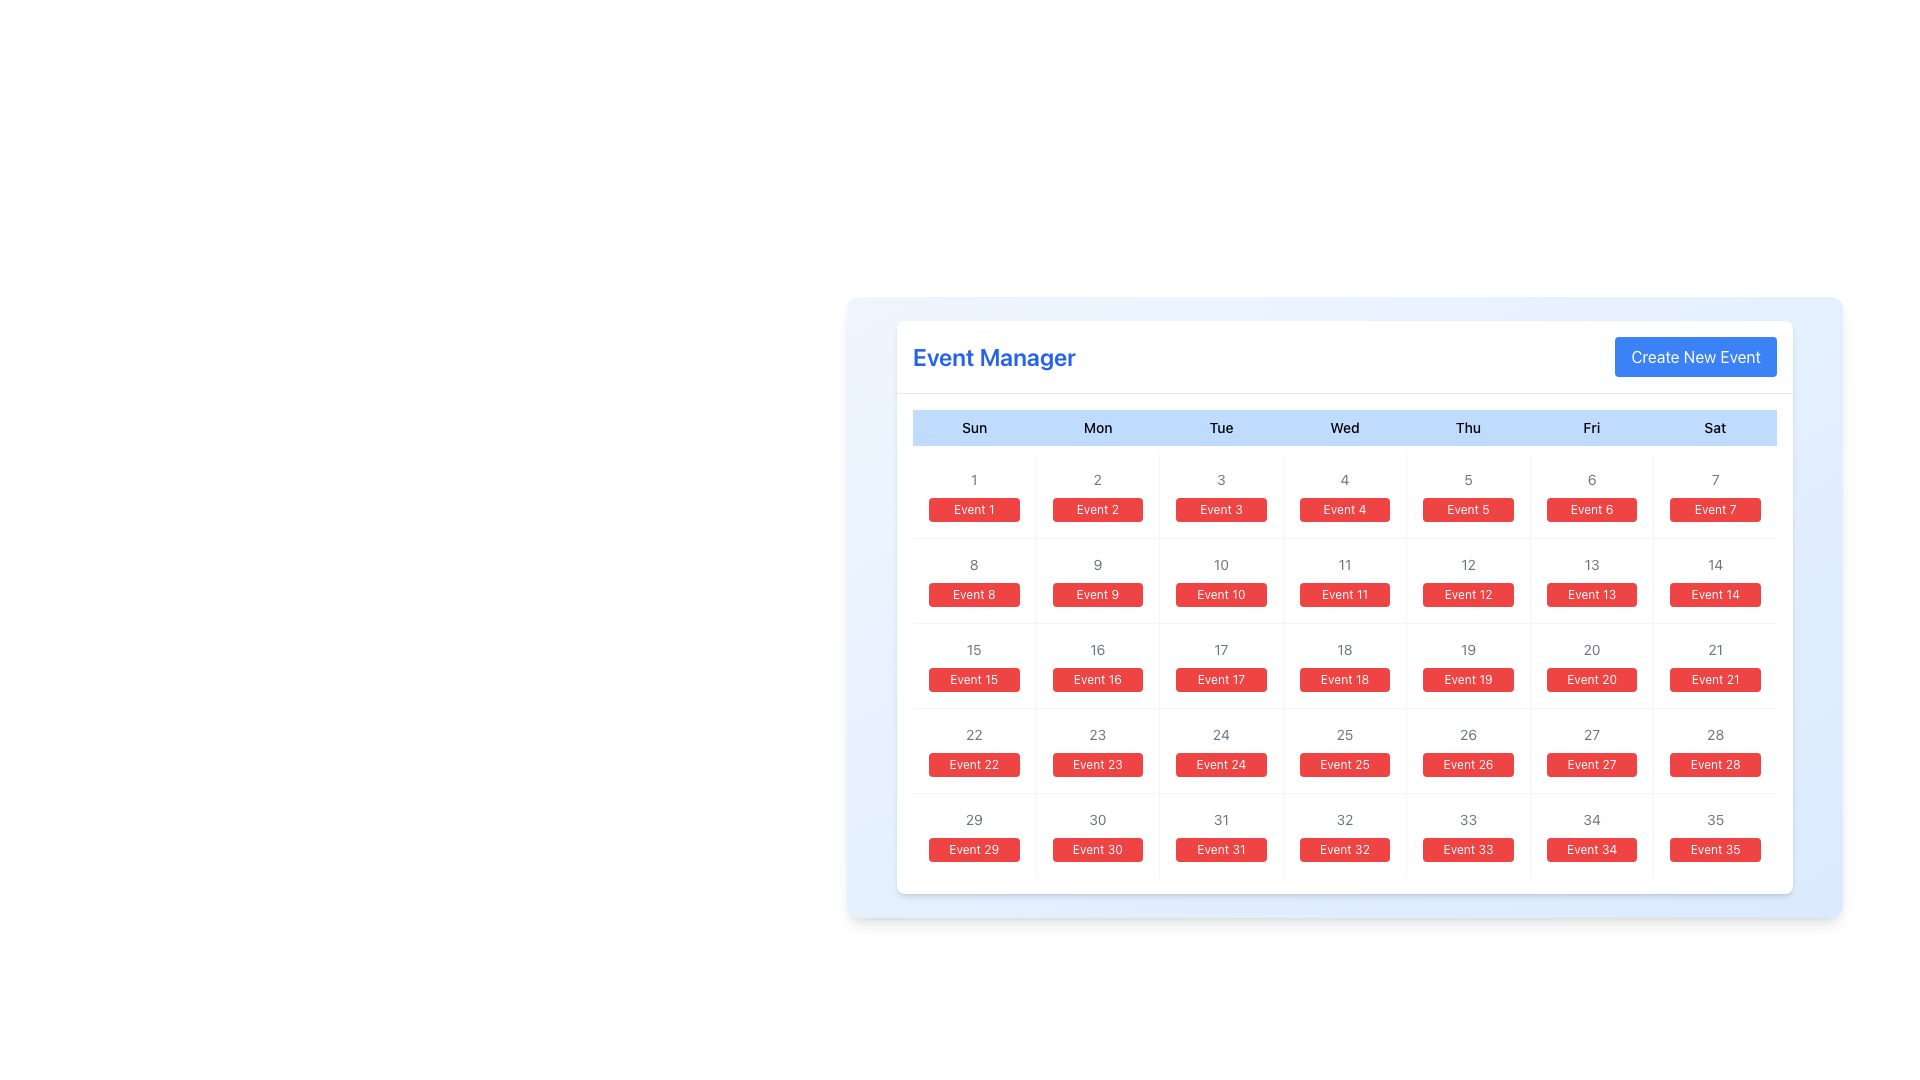 This screenshot has width=1920, height=1080. What do you see at coordinates (1591, 678) in the screenshot?
I see `the red button labeled 'Event 20' located in the Friday column of the calendar grid` at bounding box center [1591, 678].